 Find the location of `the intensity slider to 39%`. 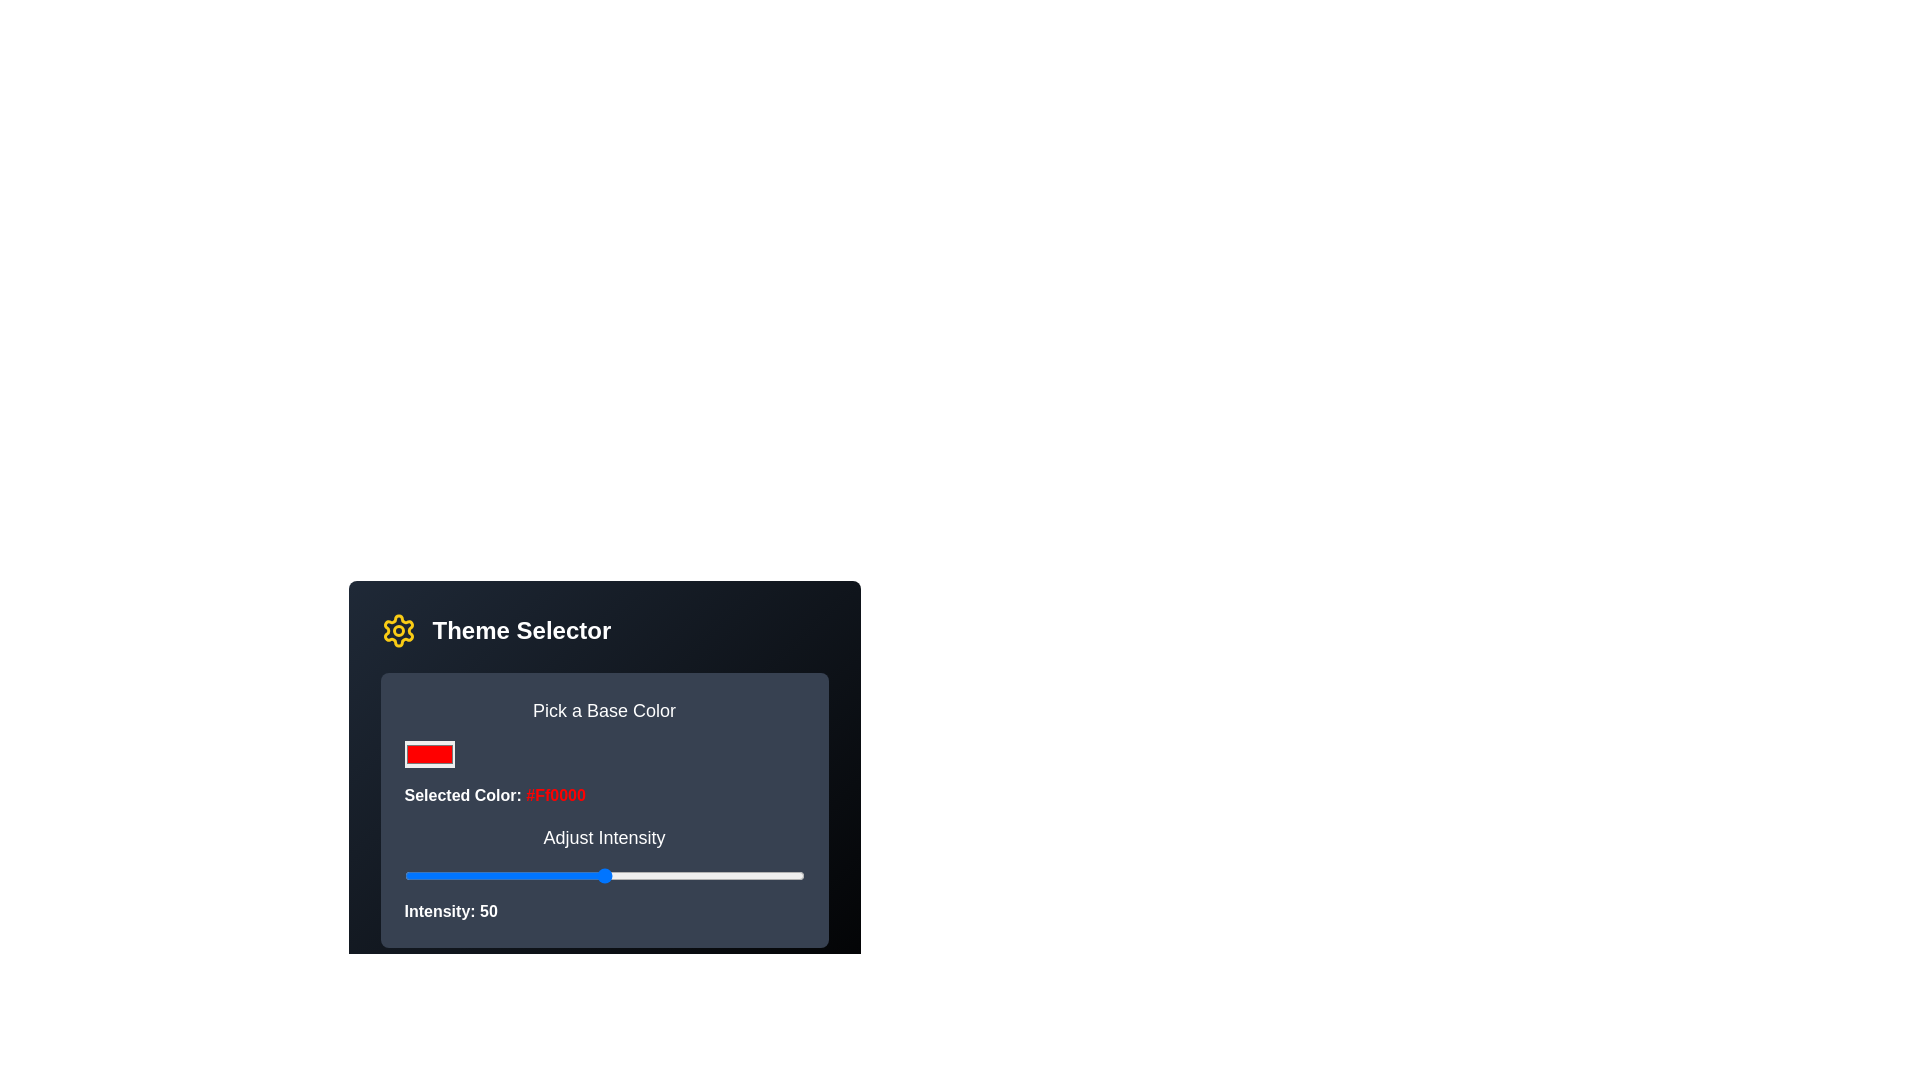

the intensity slider to 39% is located at coordinates (560, 874).